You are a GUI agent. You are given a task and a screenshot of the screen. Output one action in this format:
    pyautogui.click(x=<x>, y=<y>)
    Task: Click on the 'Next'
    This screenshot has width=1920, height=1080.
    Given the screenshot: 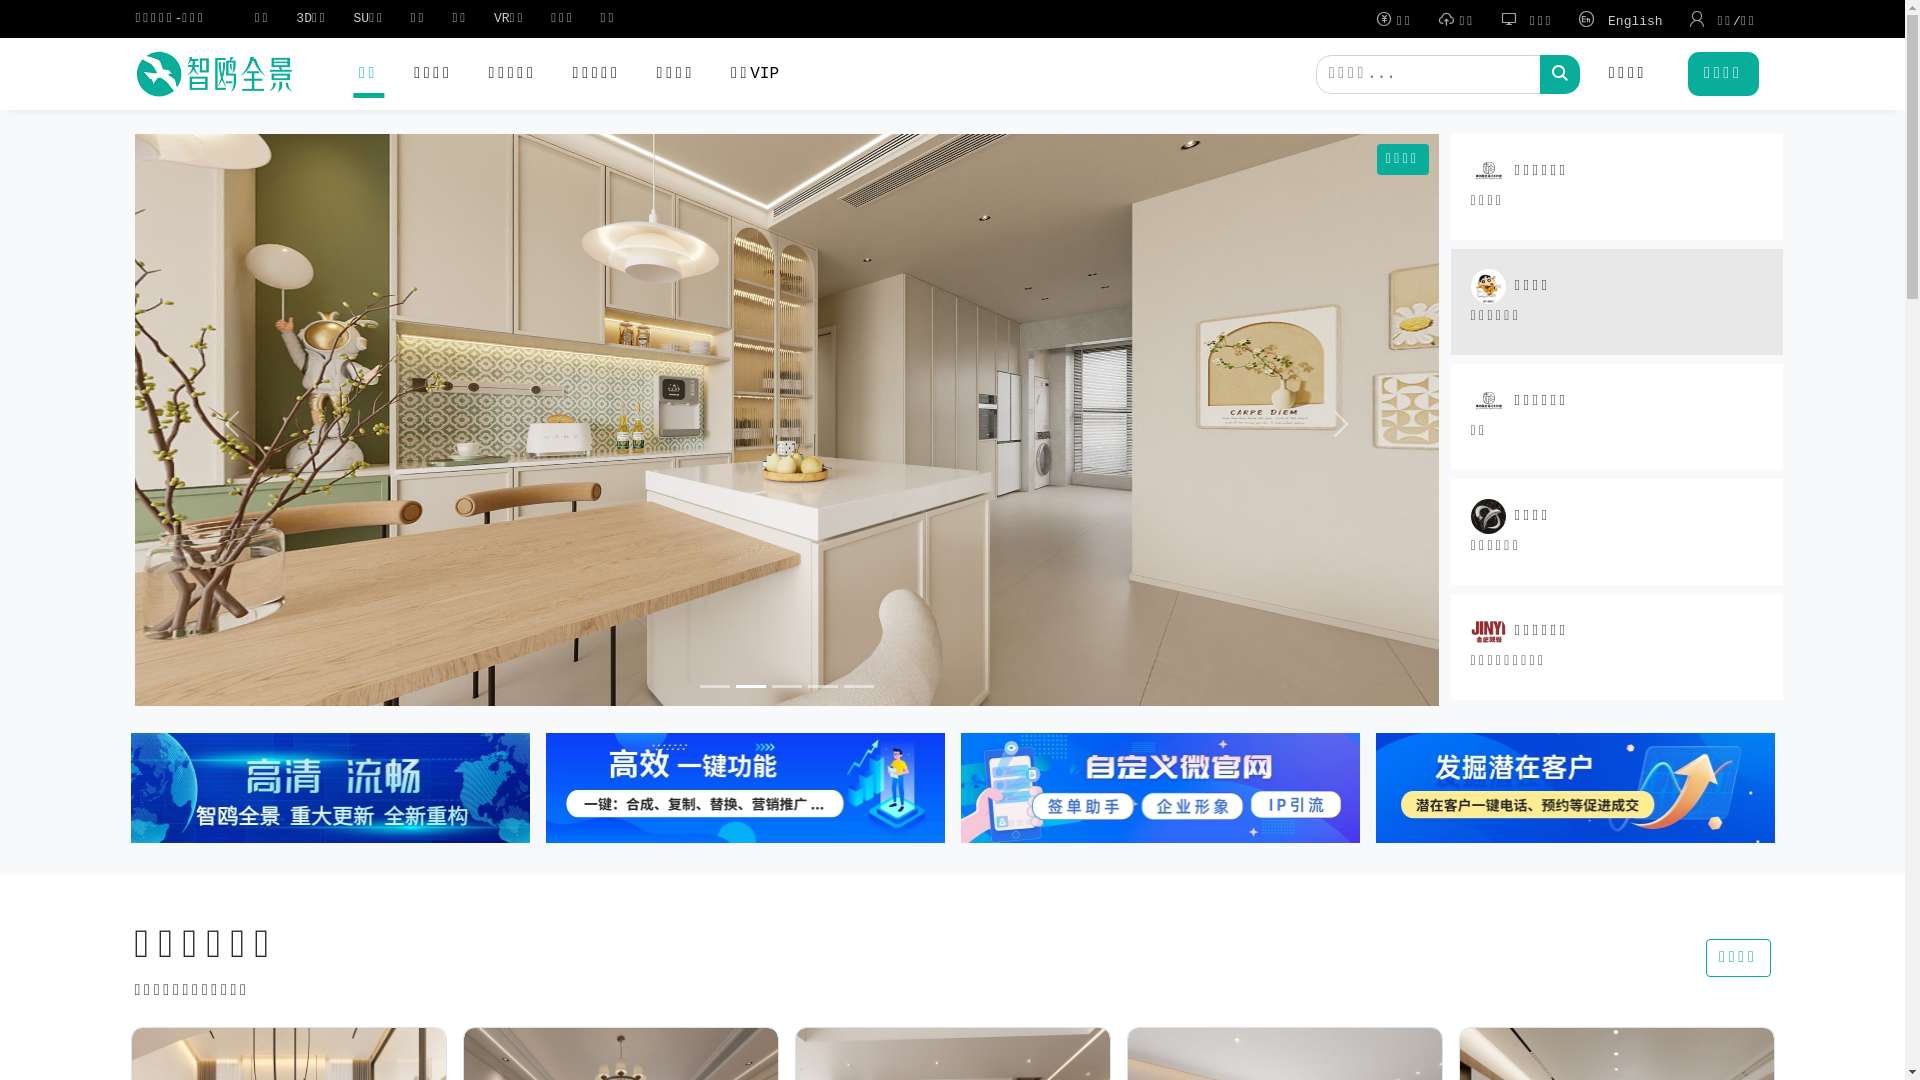 What is the action you would take?
    pyautogui.click(x=1340, y=423)
    